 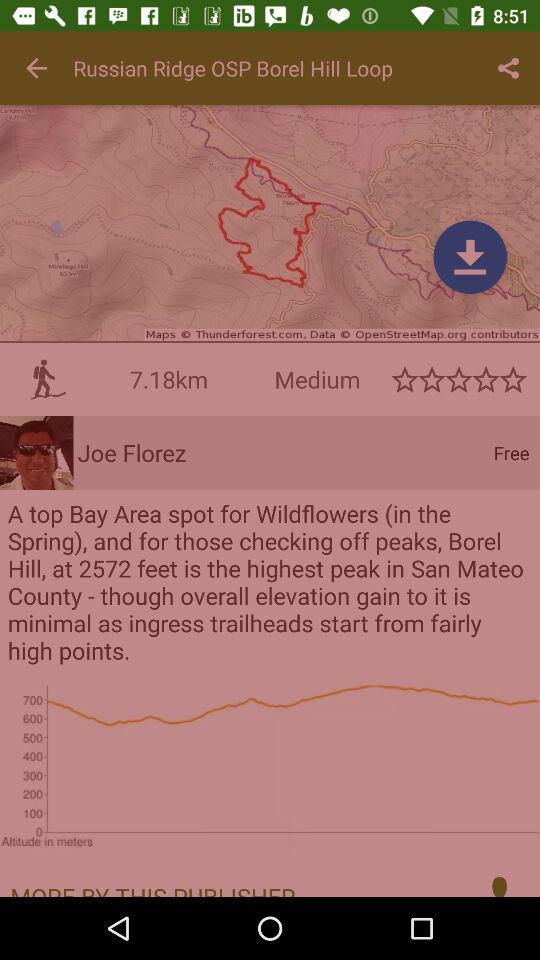 I want to click on click download menu, so click(x=470, y=256).